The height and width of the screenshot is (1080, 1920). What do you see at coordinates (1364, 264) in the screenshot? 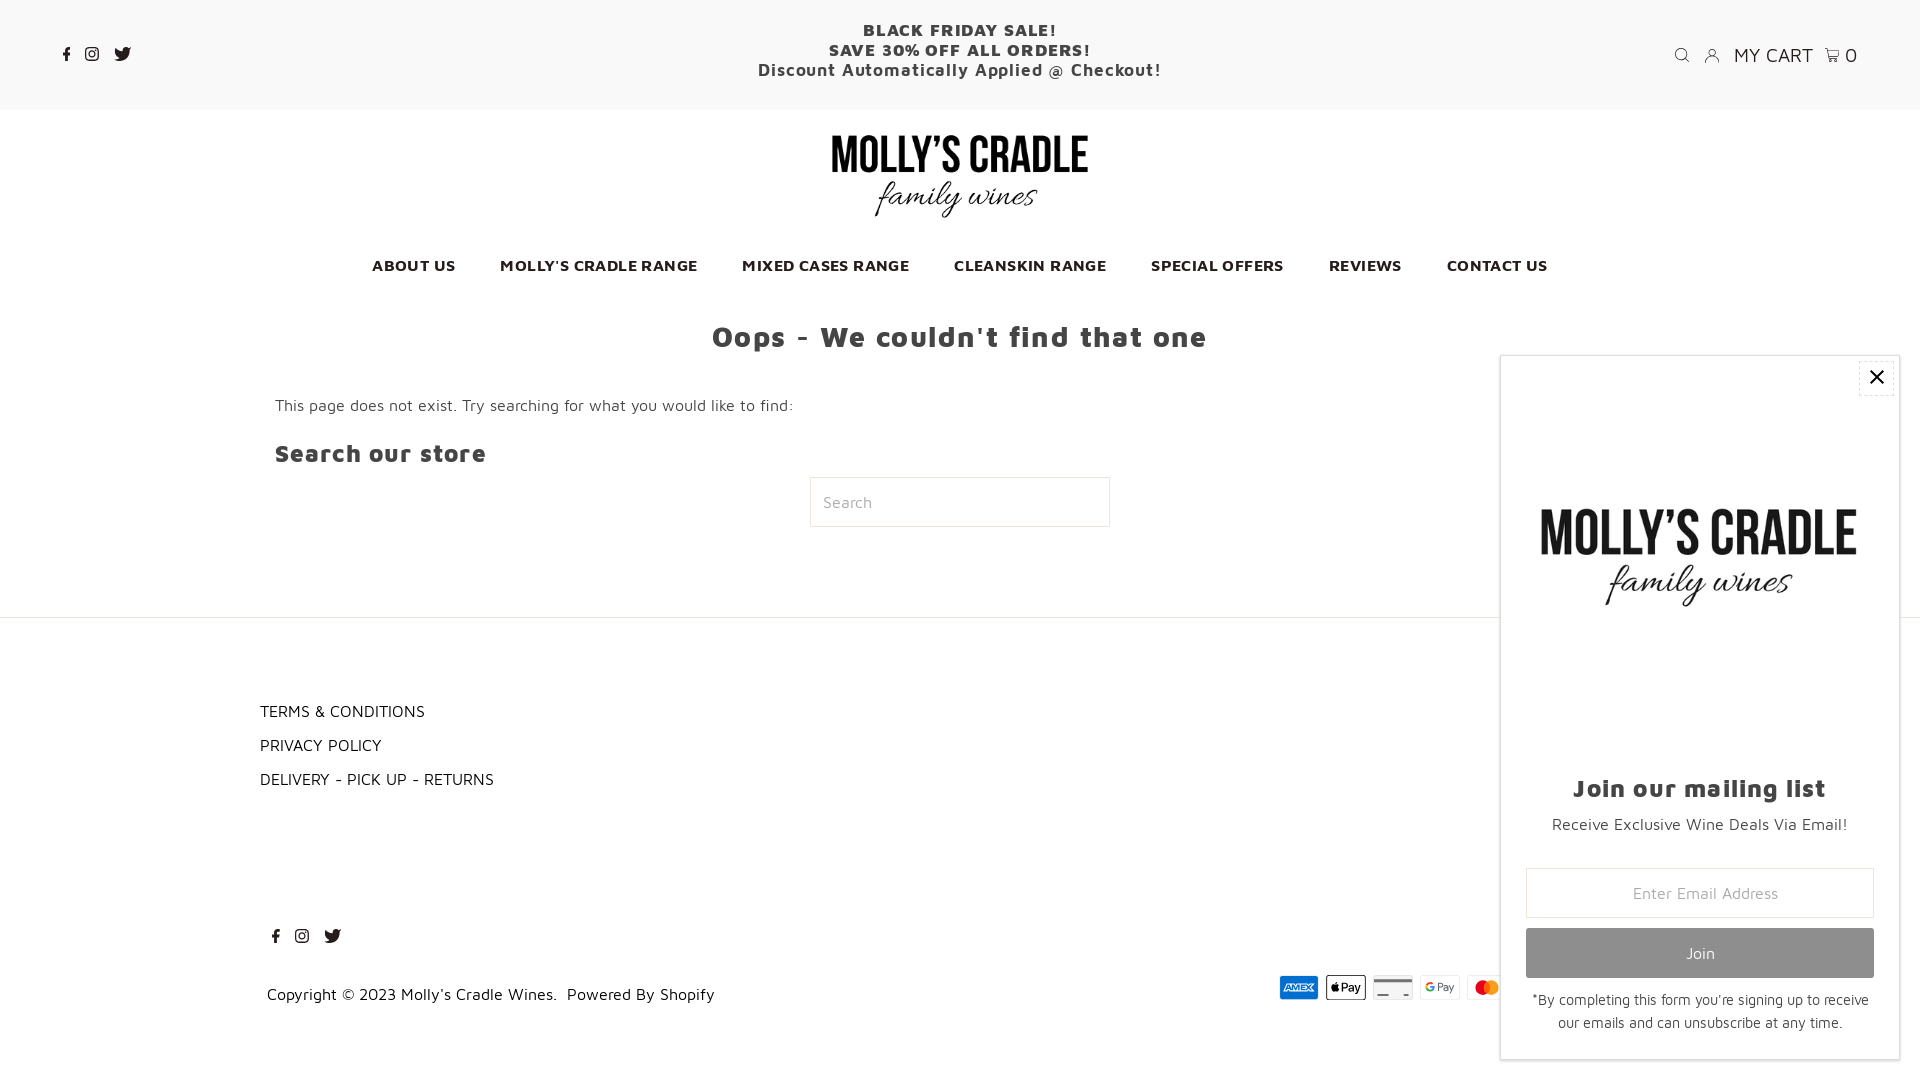
I see `'REVIEWS'` at bounding box center [1364, 264].